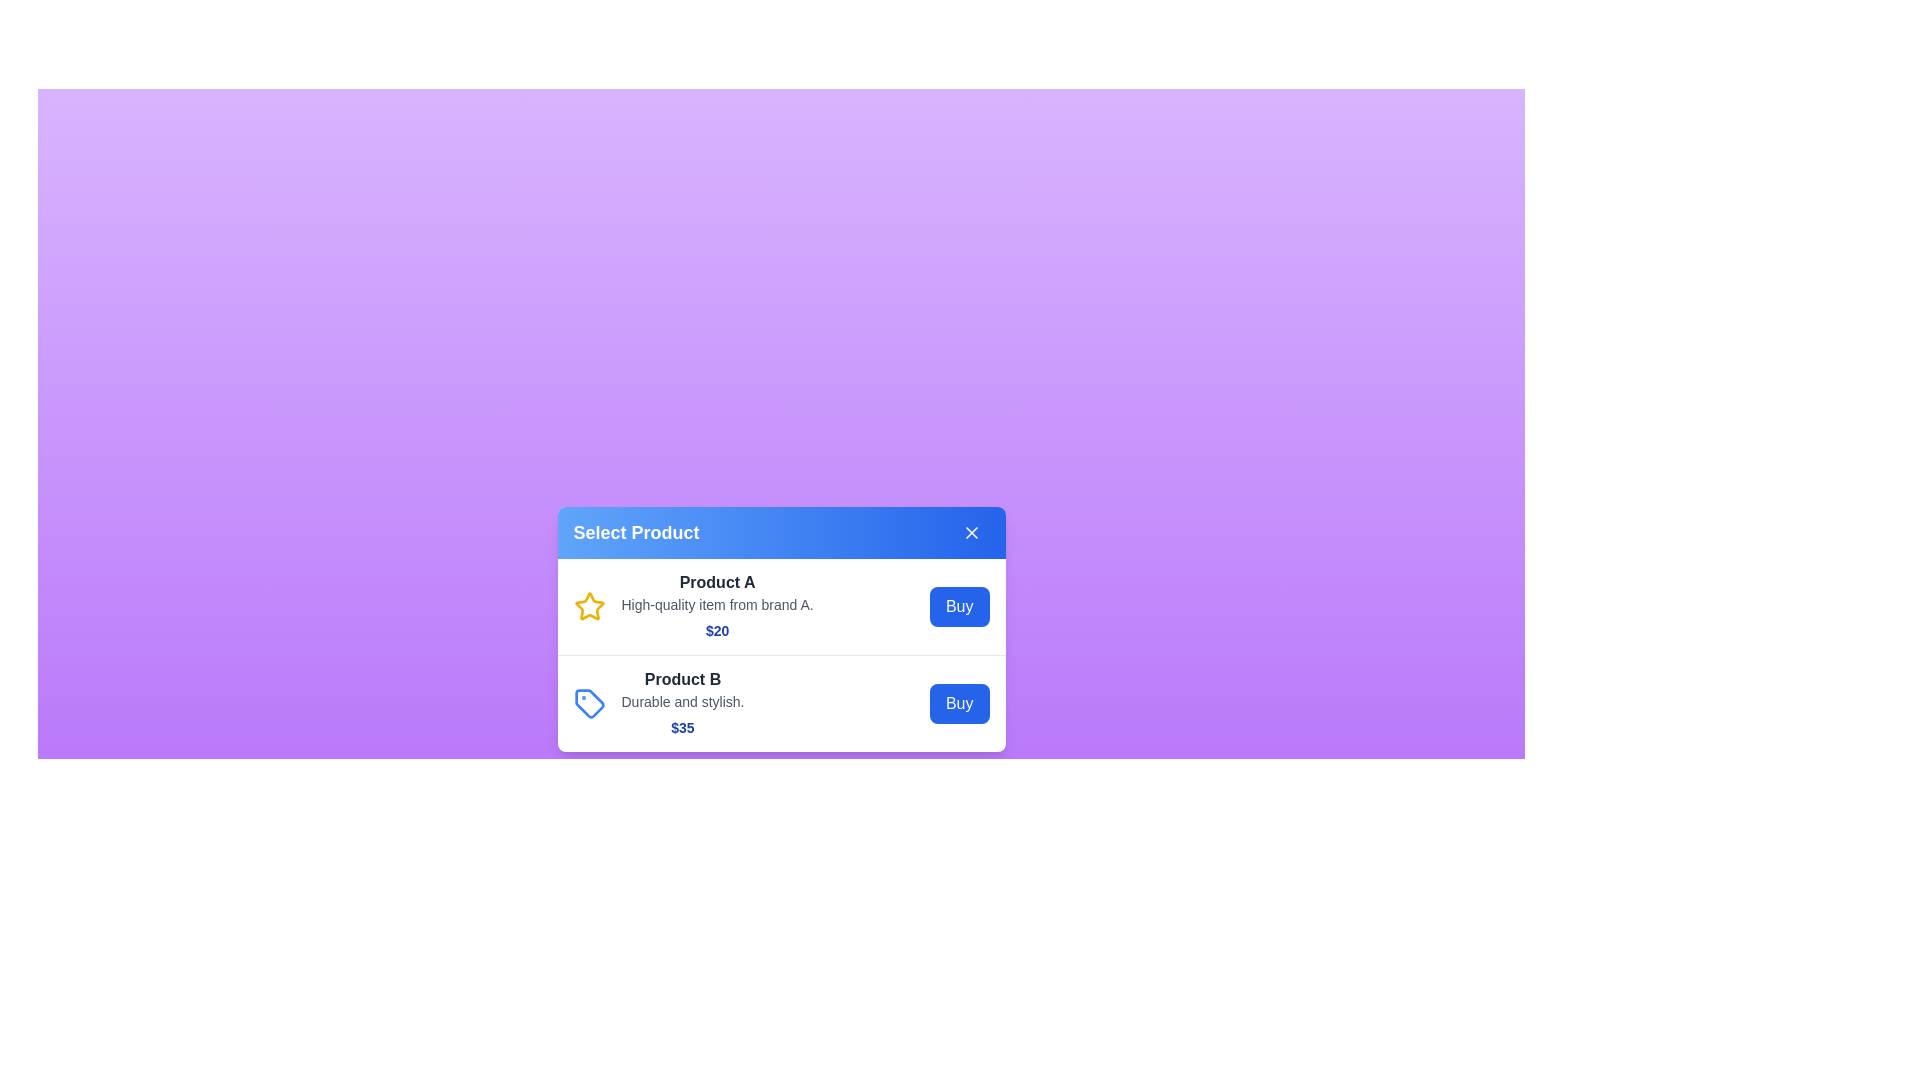  What do you see at coordinates (971, 531) in the screenshot?
I see `close button in the top-right corner of the modal` at bounding box center [971, 531].